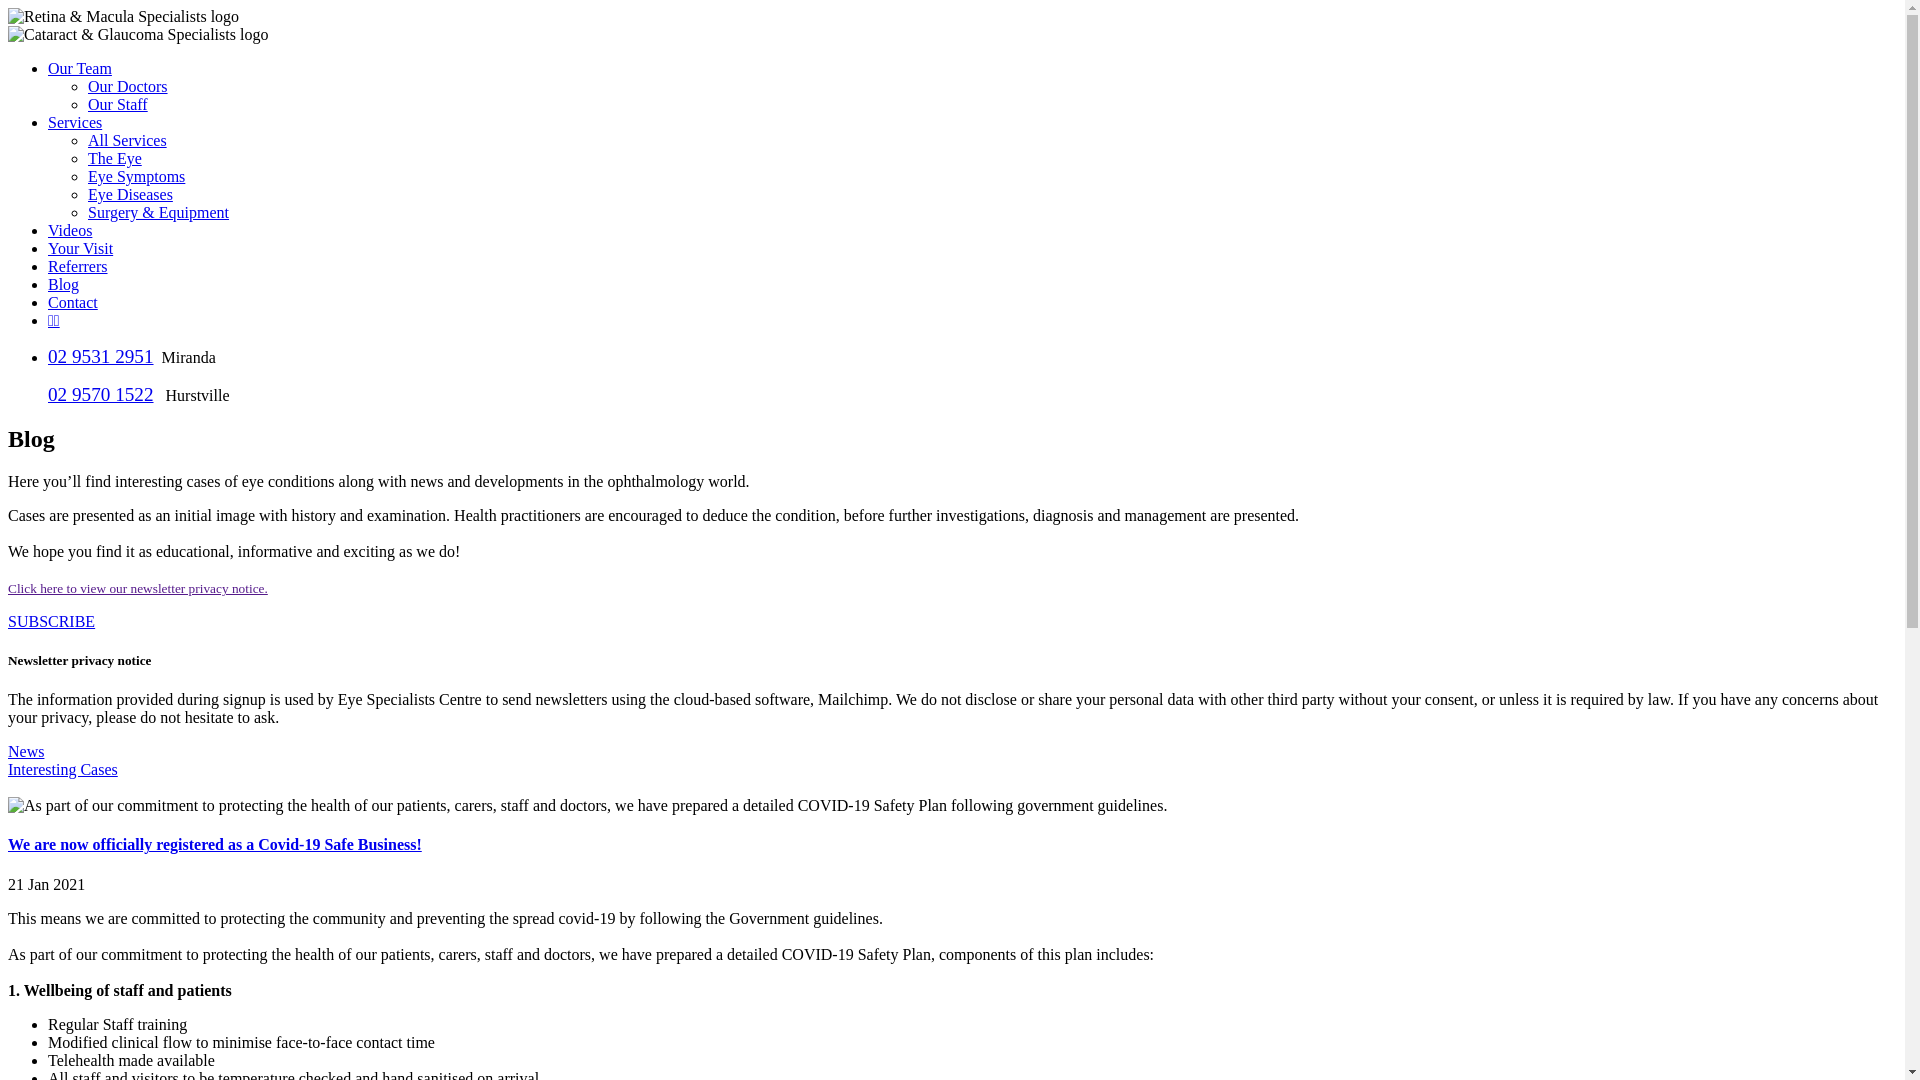 The width and height of the screenshot is (1920, 1080). What do you see at coordinates (126, 139) in the screenshot?
I see `'All Services'` at bounding box center [126, 139].